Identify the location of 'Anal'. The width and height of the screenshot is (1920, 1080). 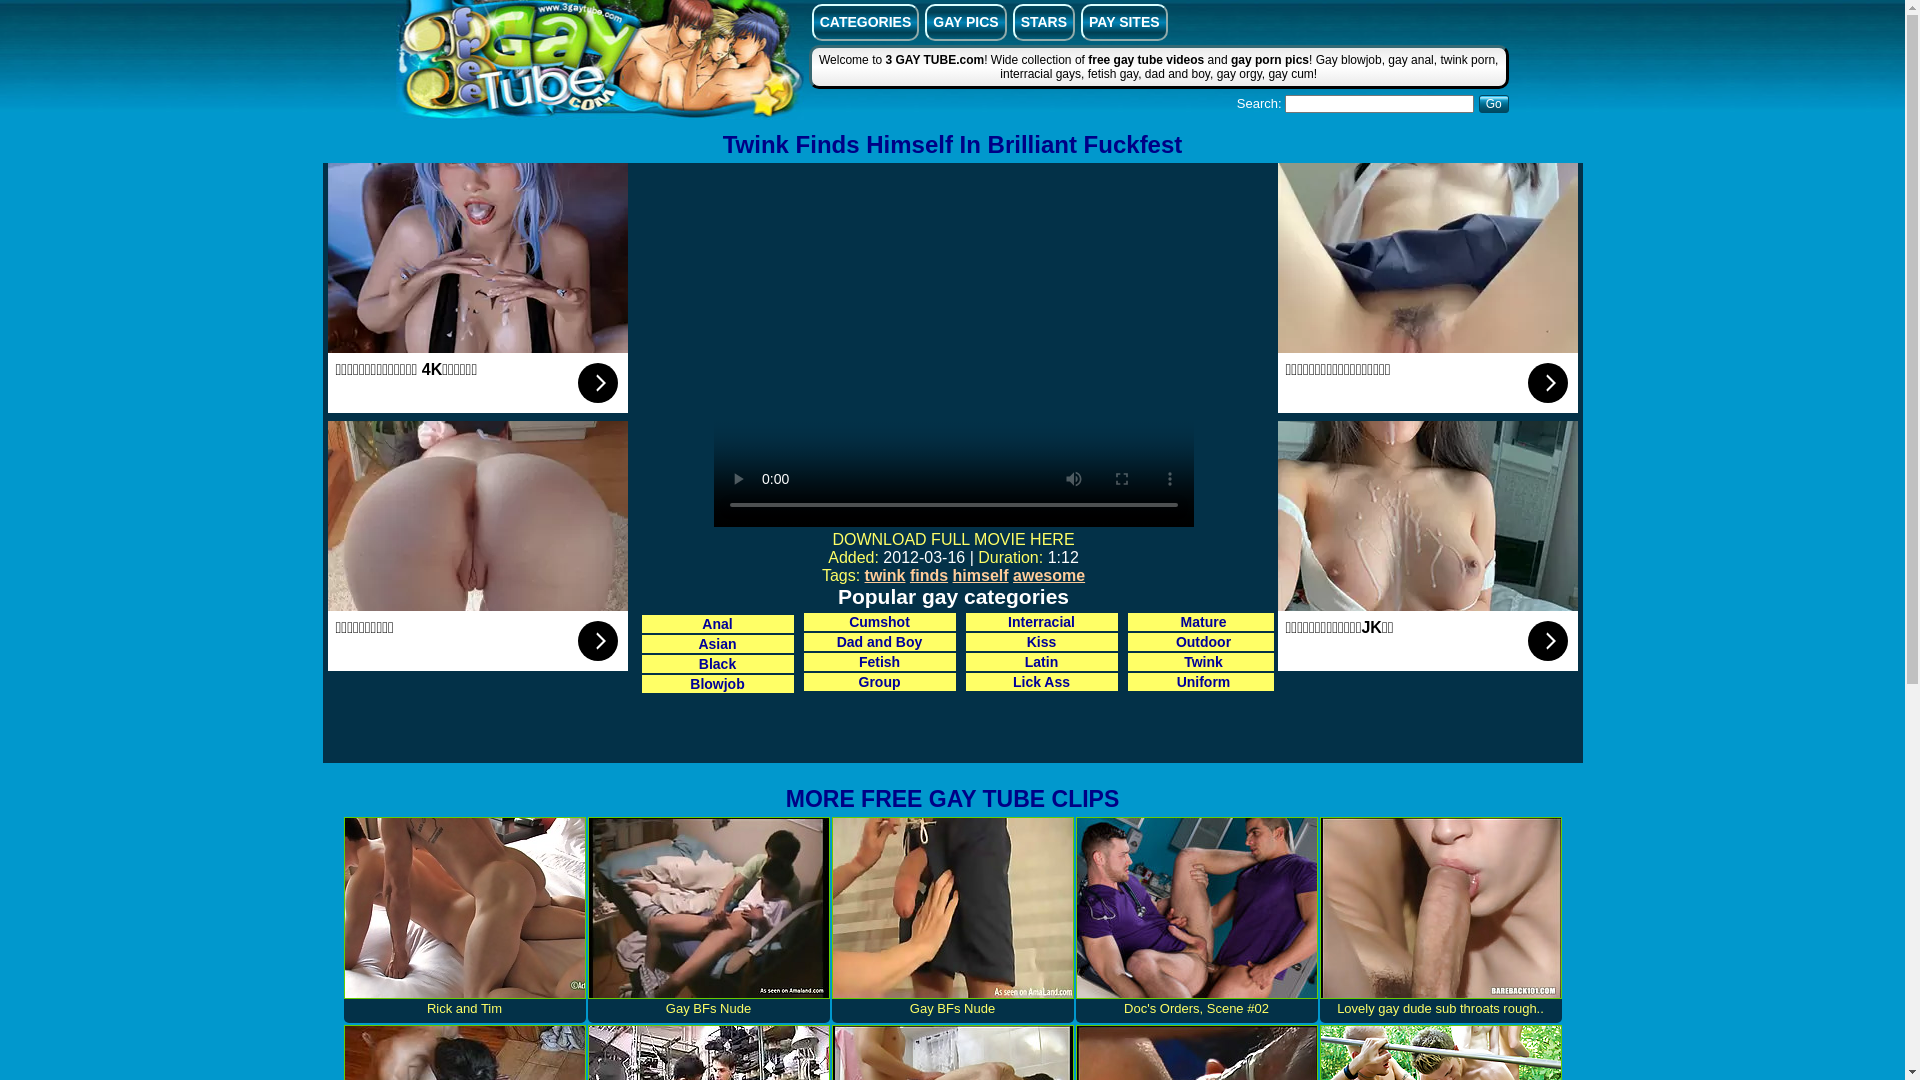
(718, 623).